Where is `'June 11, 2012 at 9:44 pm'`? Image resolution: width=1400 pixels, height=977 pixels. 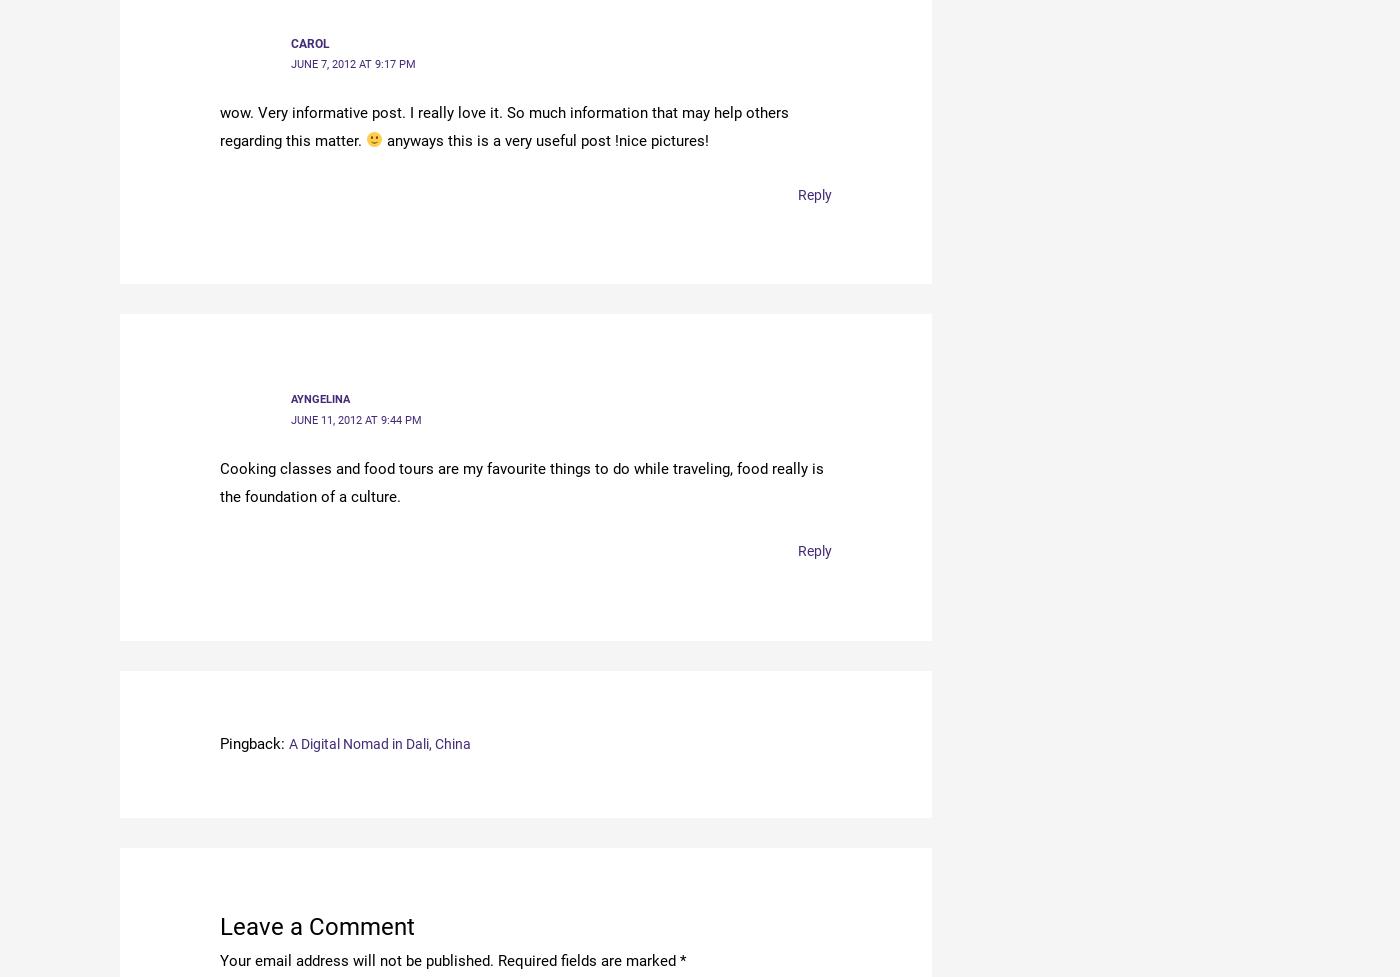
'June 11, 2012 at 9:44 pm' is located at coordinates (363, 417).